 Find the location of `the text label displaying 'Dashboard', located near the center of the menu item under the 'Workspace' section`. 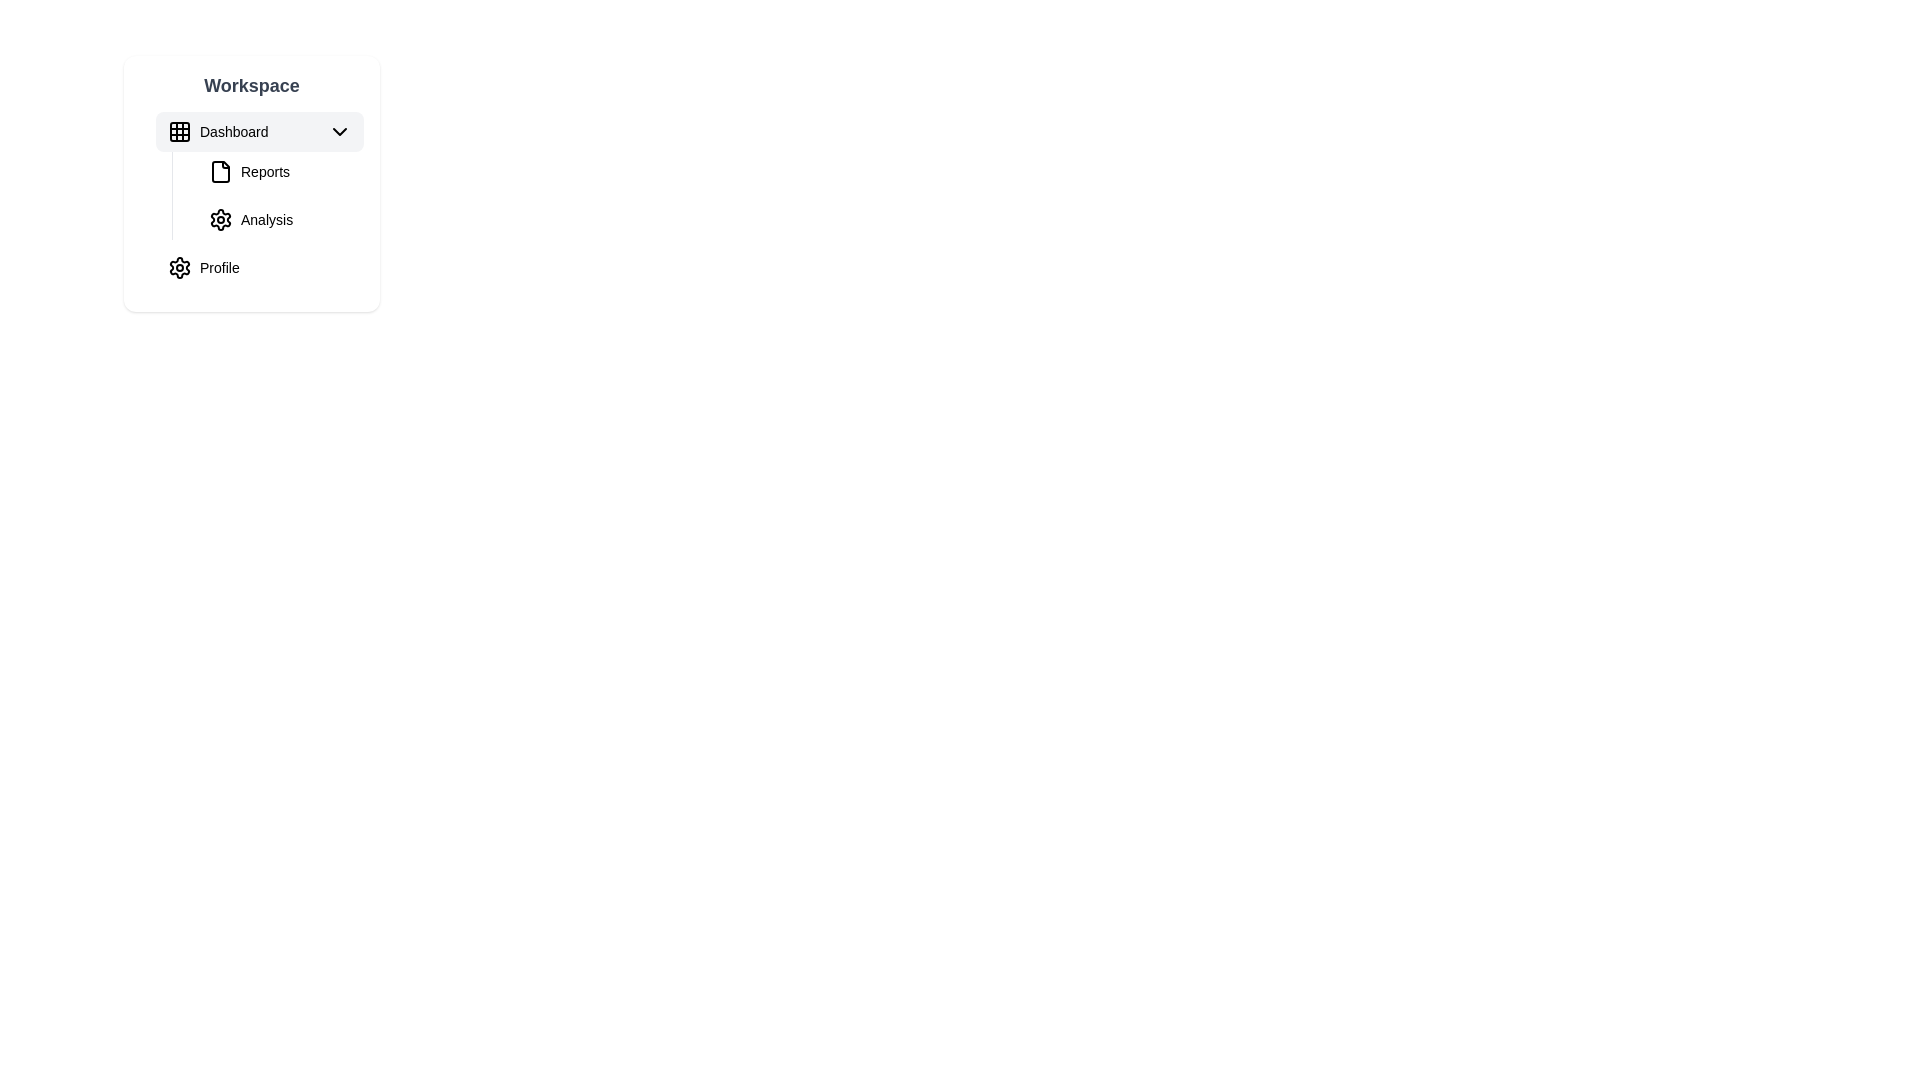

the text label displaying 'Dashboard', located near the center of the menu item under the 'Workspace' section is located at coordinates (234, 131).